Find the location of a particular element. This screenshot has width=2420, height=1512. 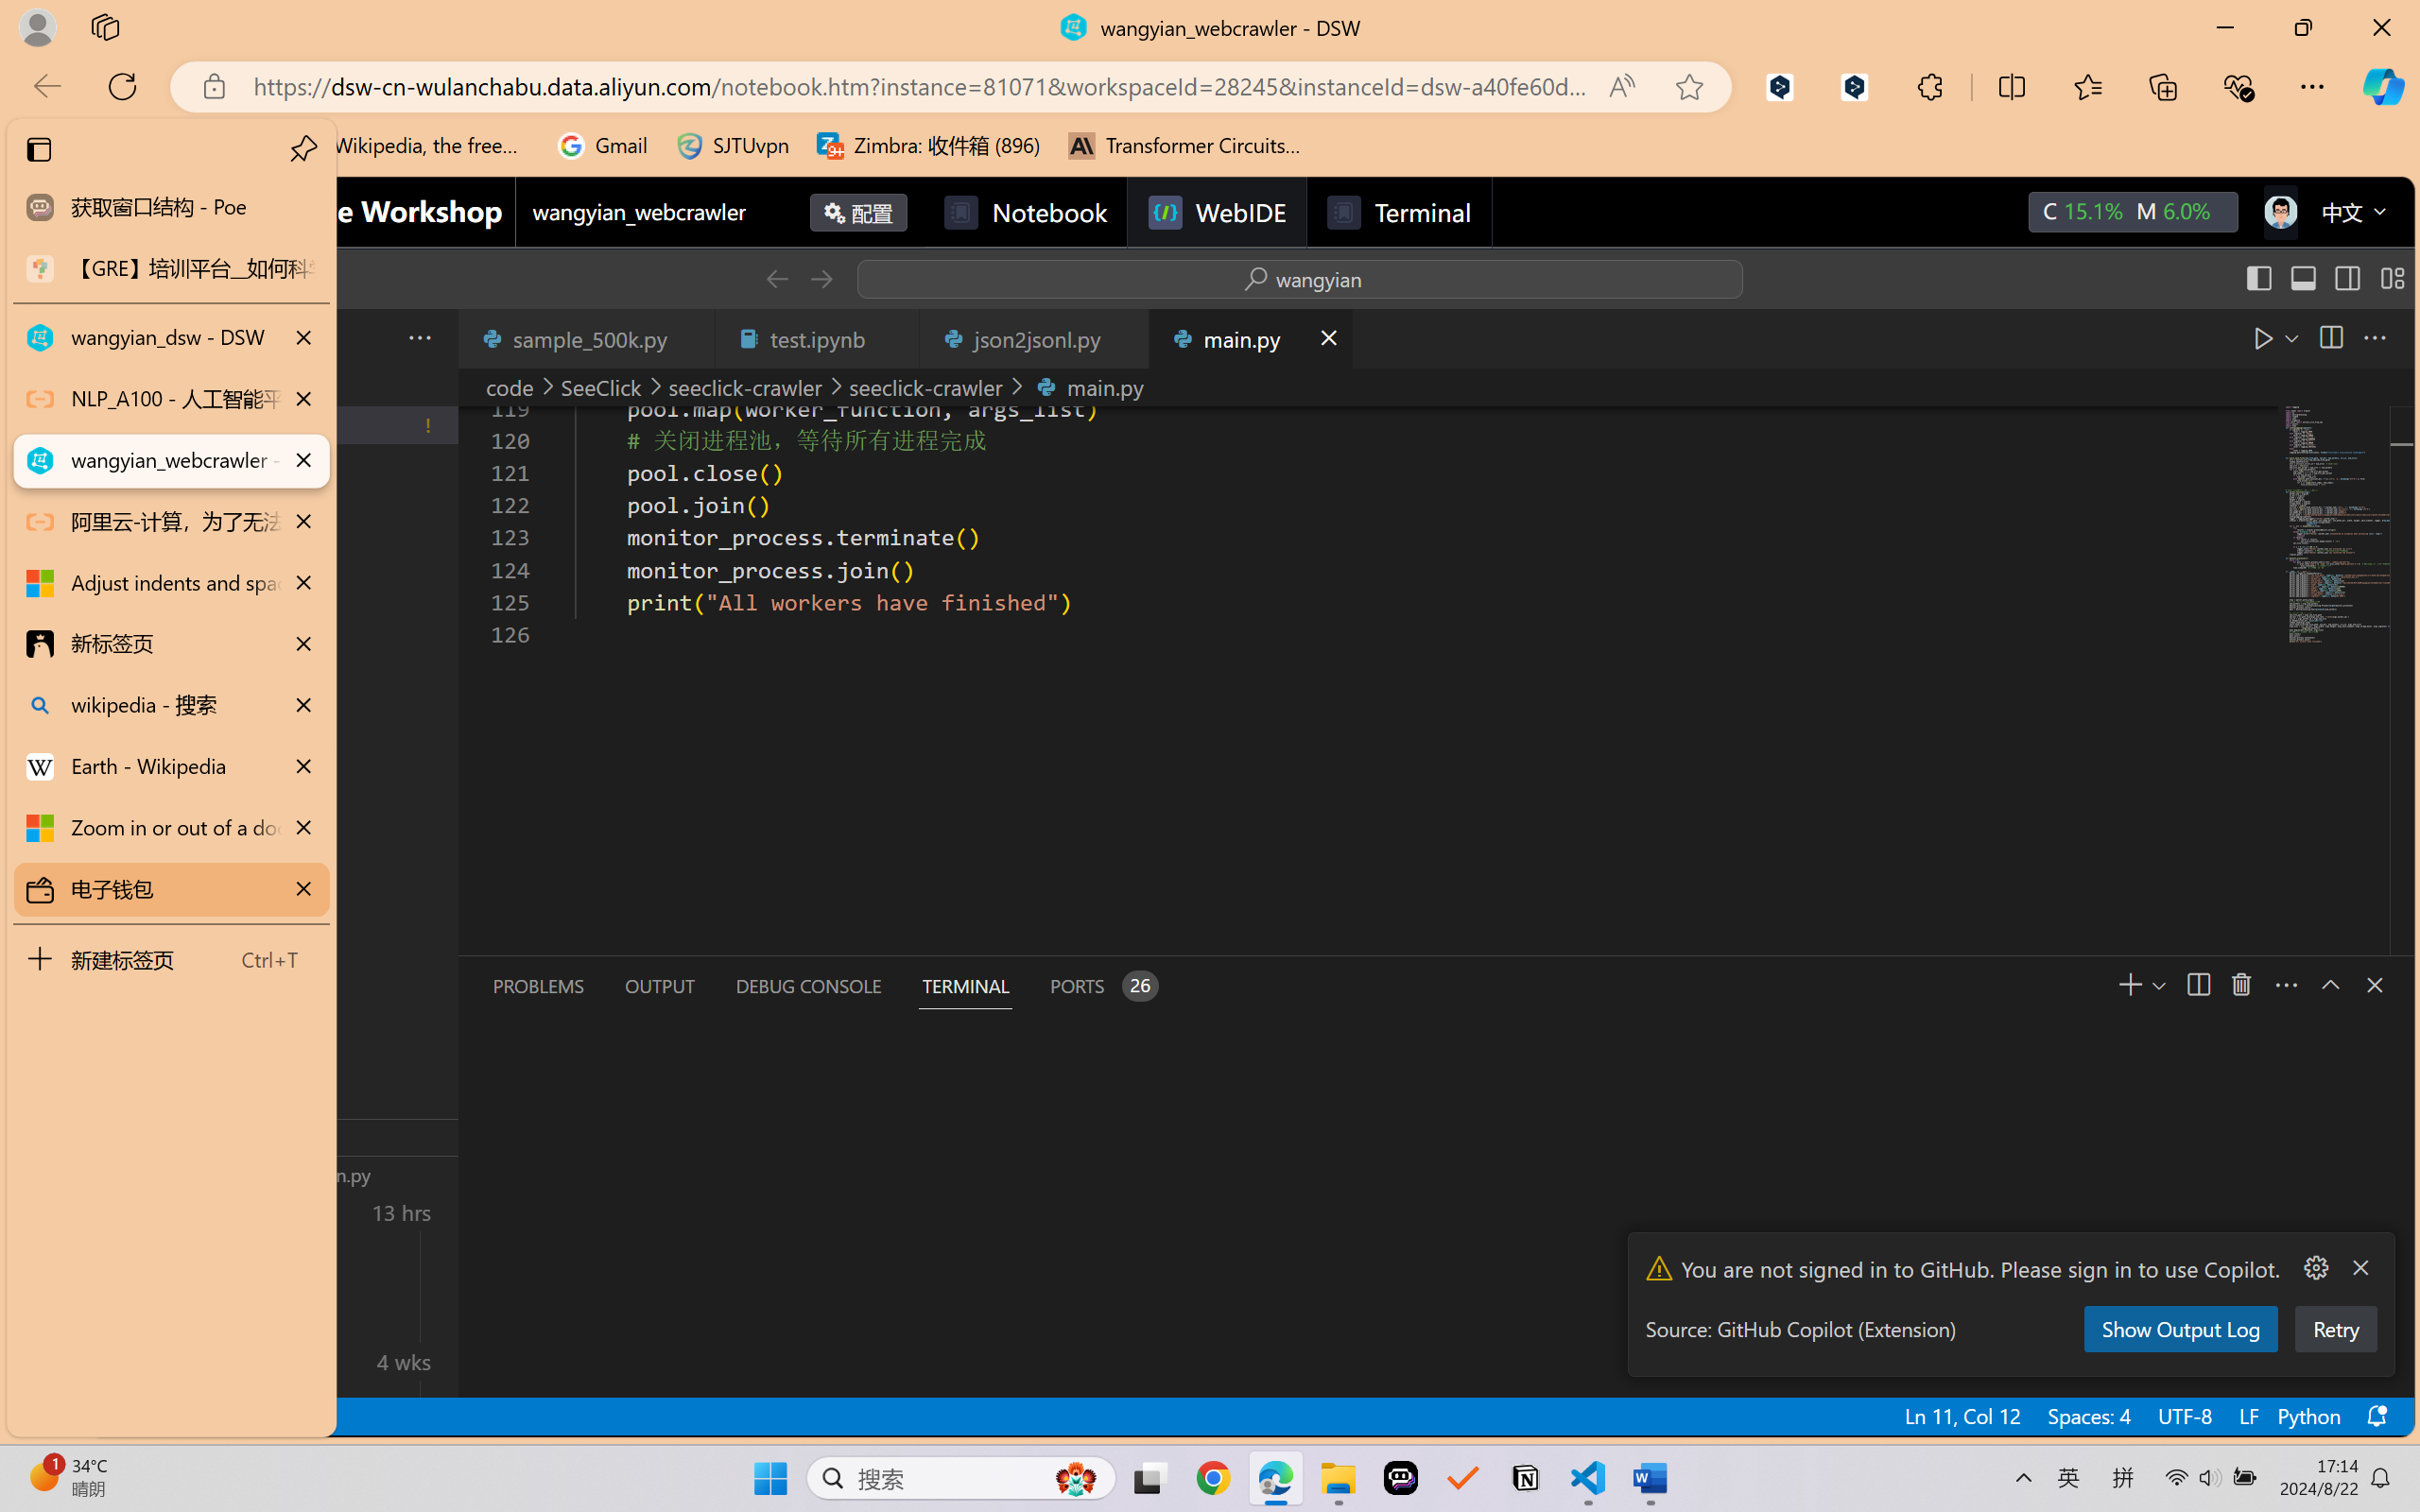

'Problems (Ctrl+Shift+M)' is located at coordinates (537, 986).